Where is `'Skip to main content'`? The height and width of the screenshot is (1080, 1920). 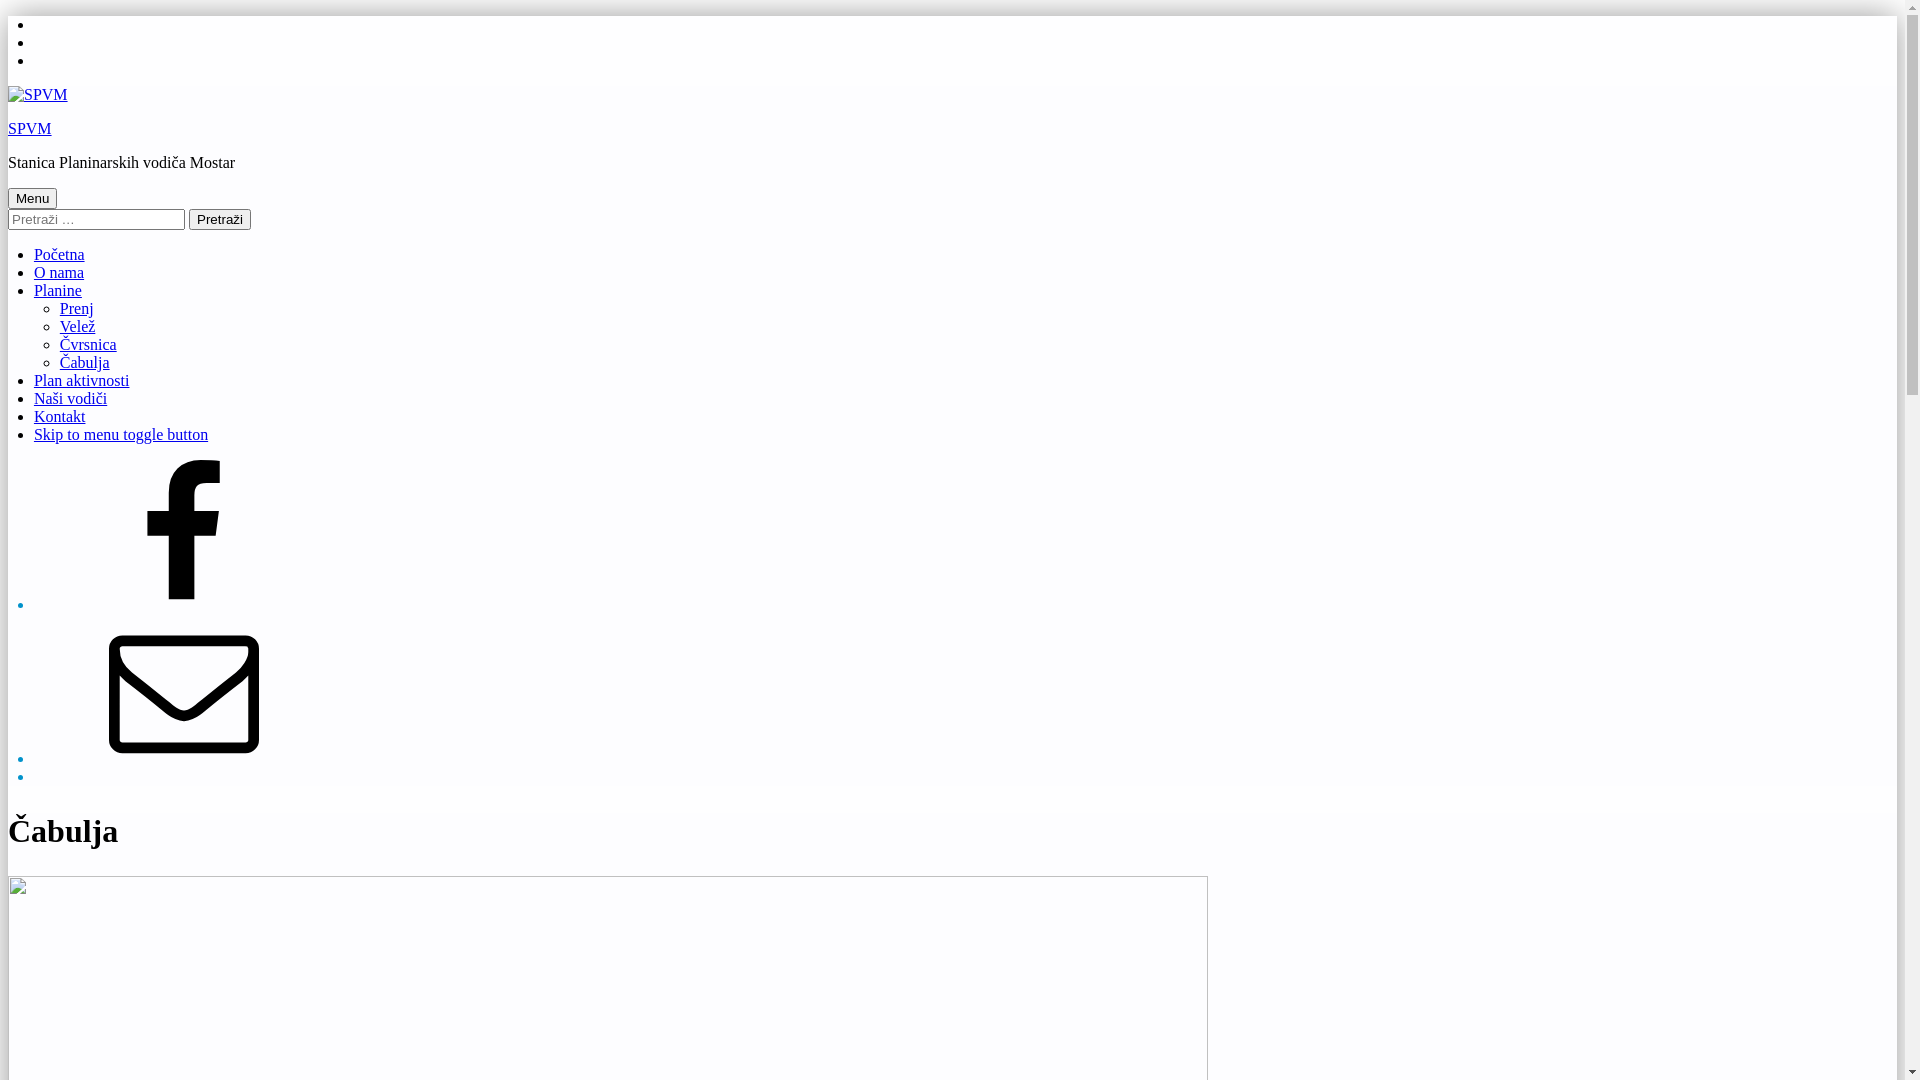 'Skip to main content' is located at coordinates (33, 33).